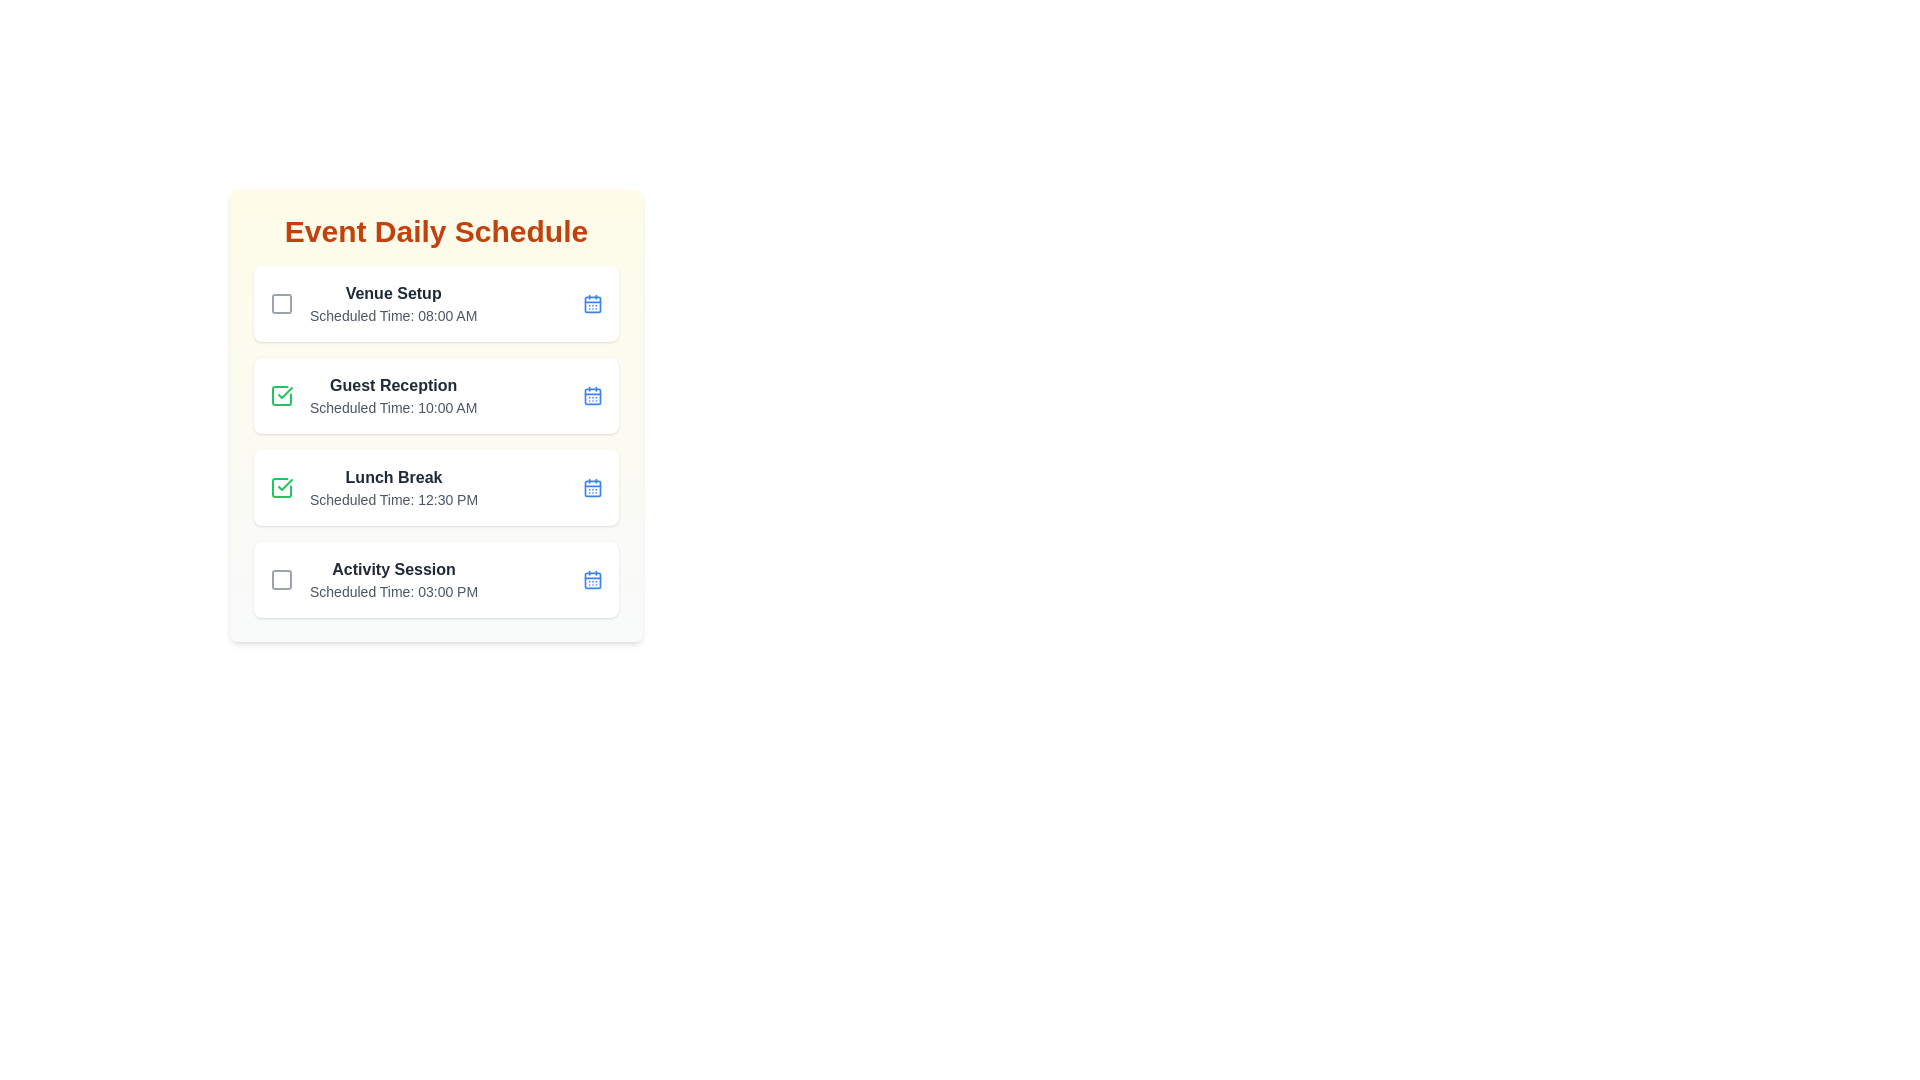  What do you see at coordinates (592, 396) in the screenshot?
I see `the calendar icon for the task Guest Reception` at bounding box center [592, 396].